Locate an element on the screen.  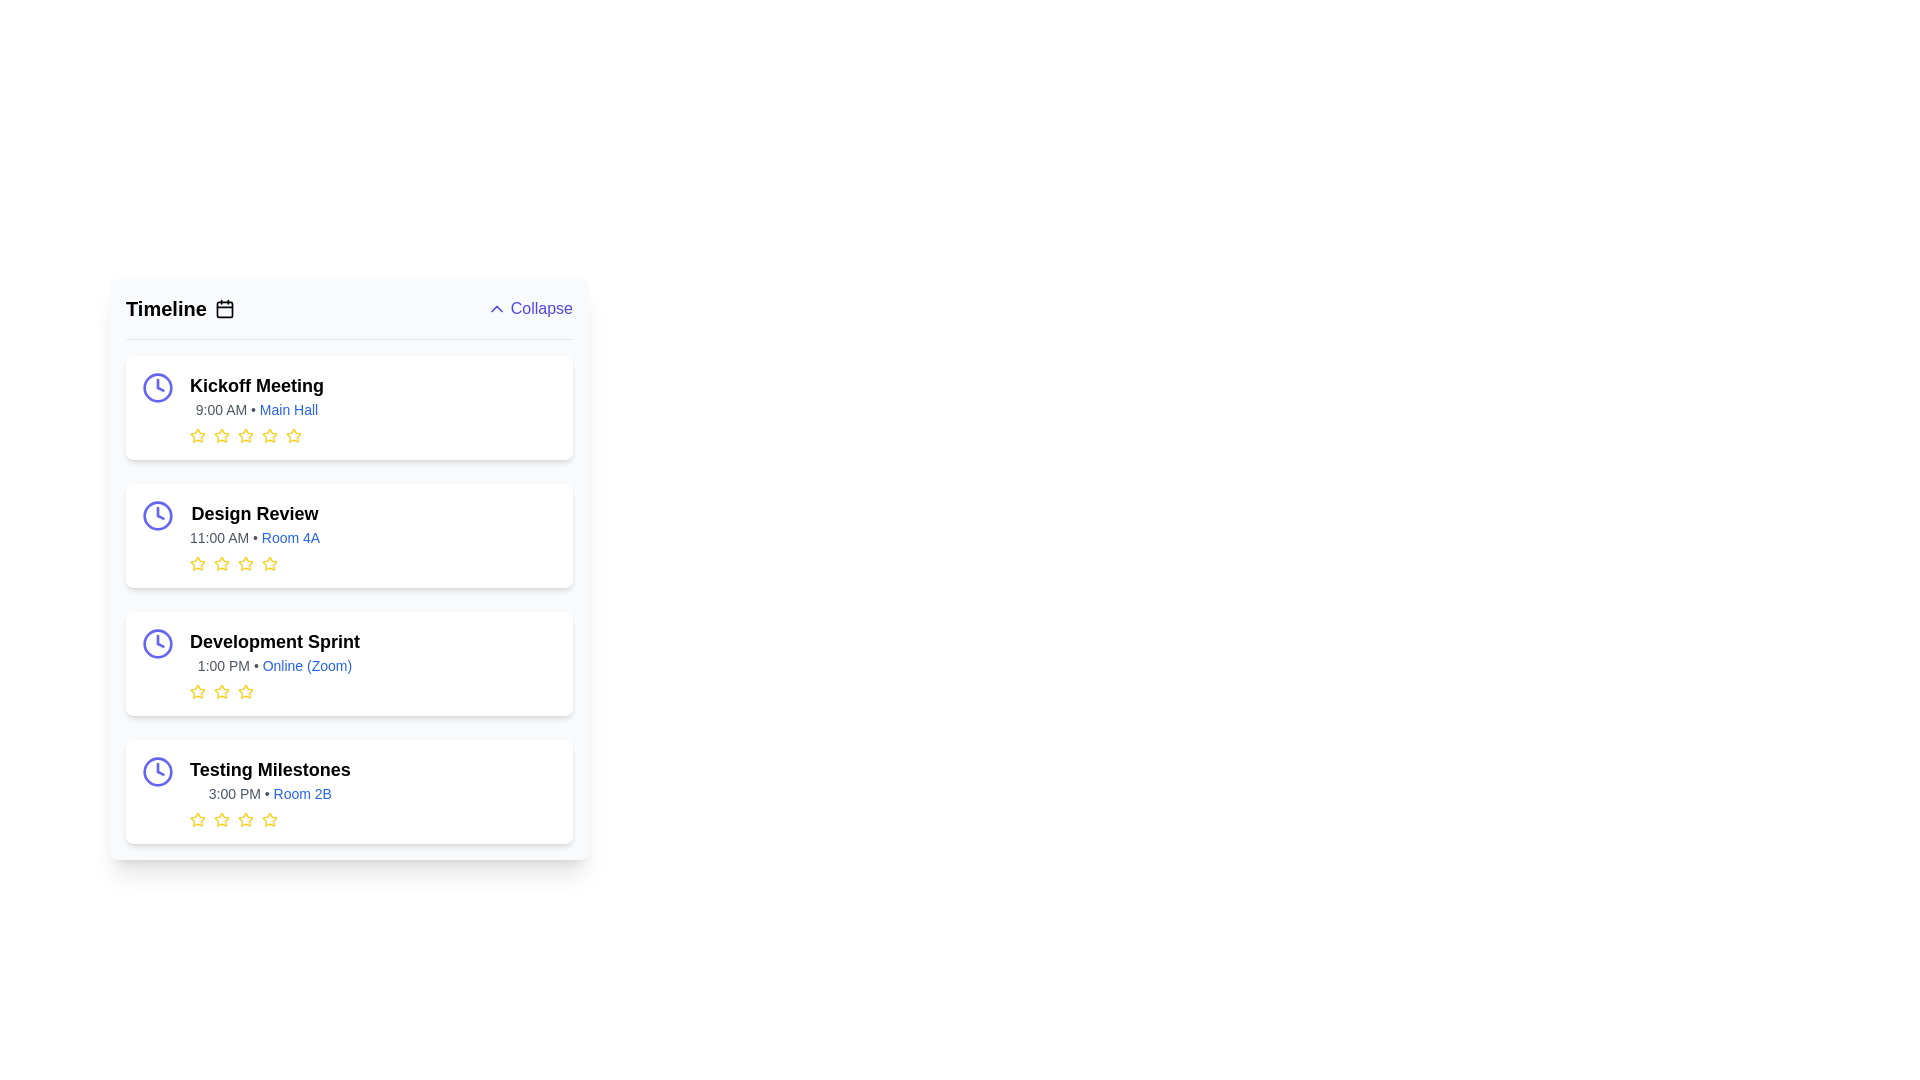
the title label for the second list item in the vertical agenda, which provides the name of the meeting or event, positioned above '11:00 AM • Room 4A' is located at coordinates (254, 512).